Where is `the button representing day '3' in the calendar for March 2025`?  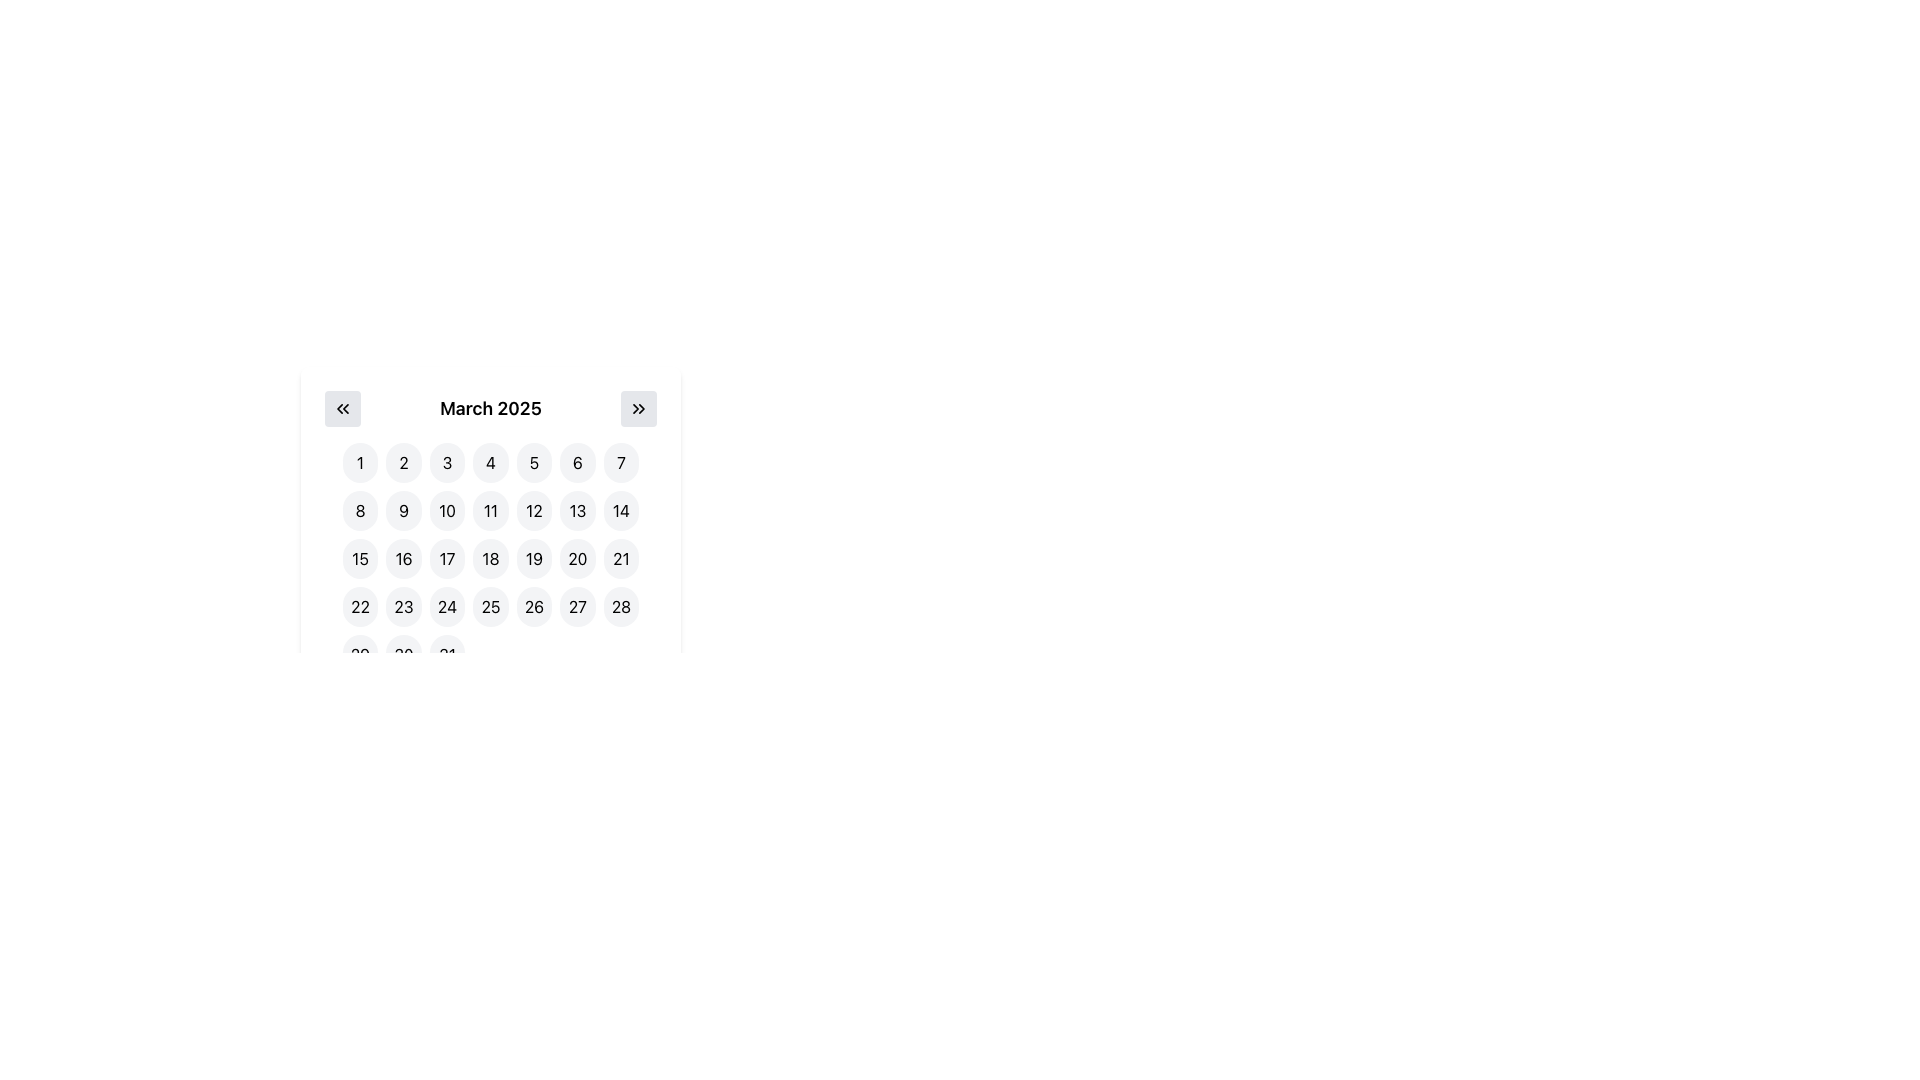
the button representing day '3' in the calendar for March 2025 is located at coordinates (446, 462).